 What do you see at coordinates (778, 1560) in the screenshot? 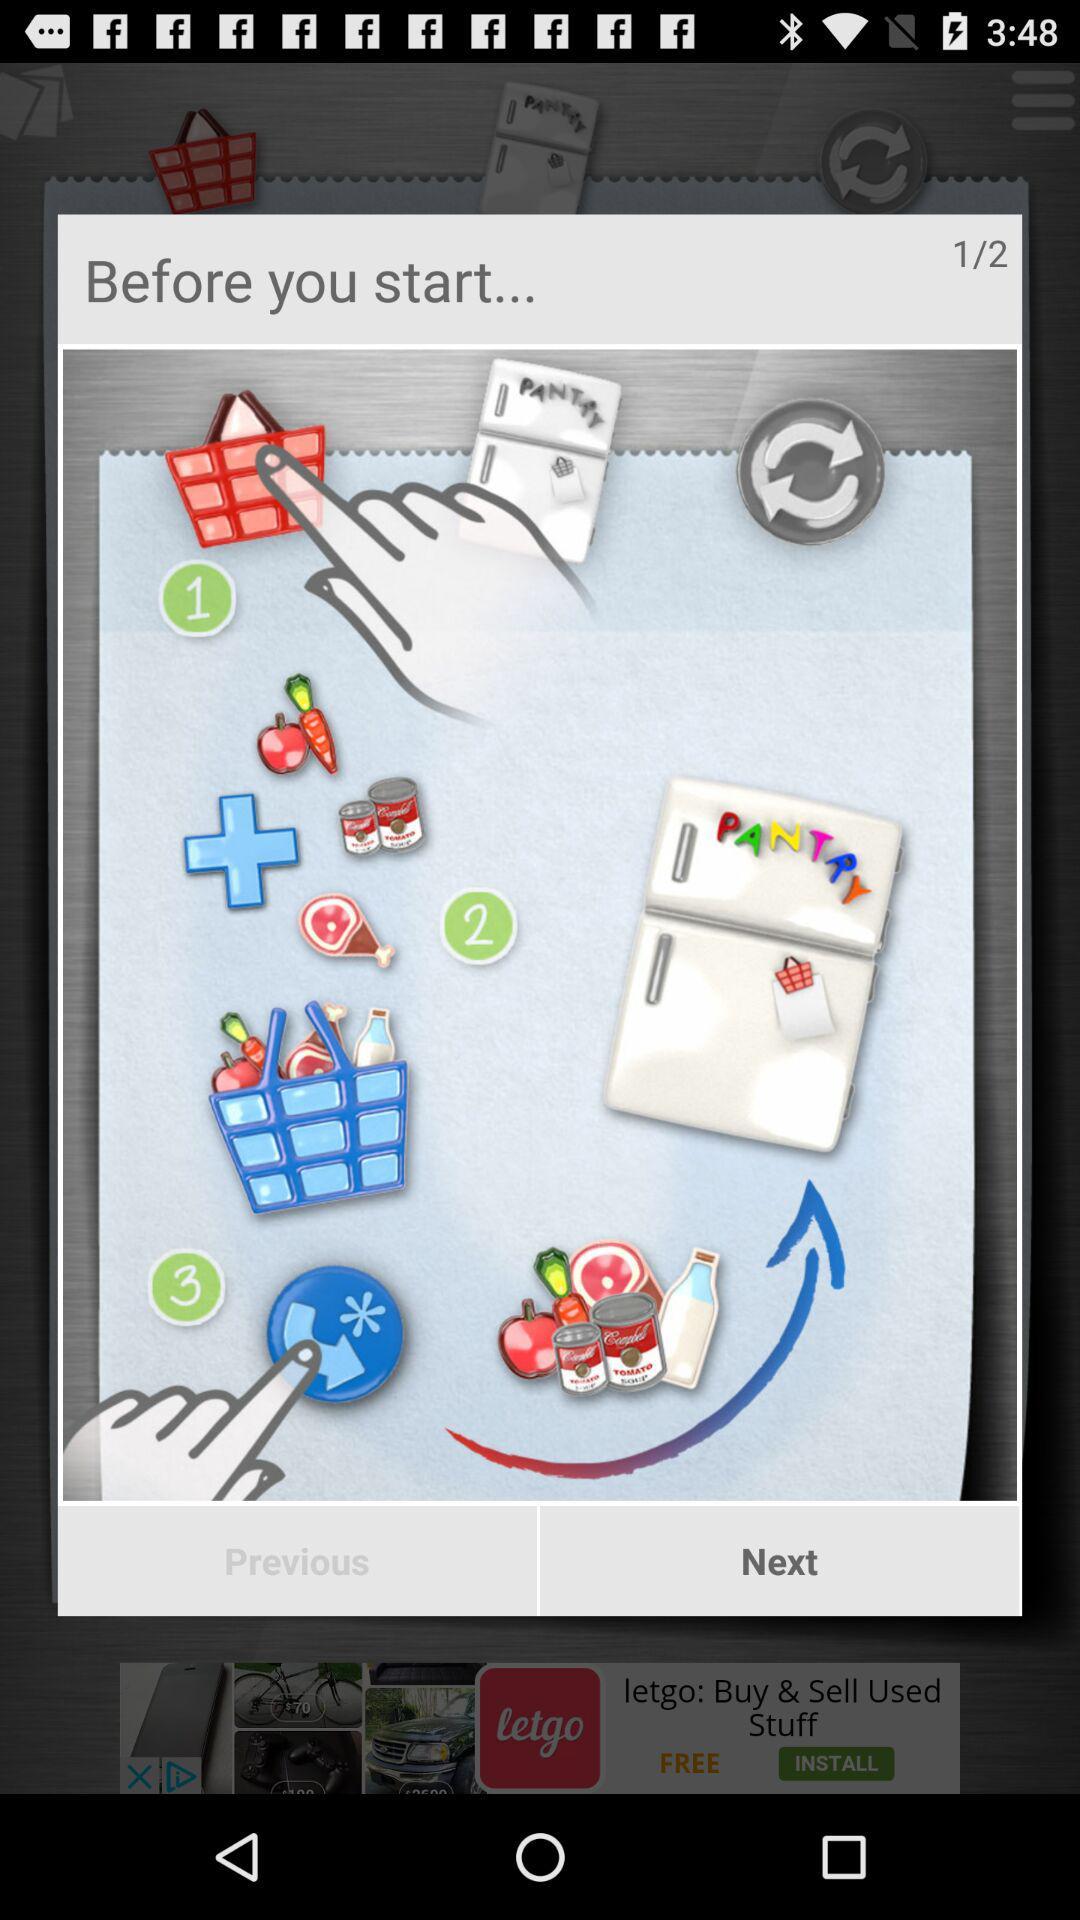
I see `next button` at bounding box center [778, 1560].